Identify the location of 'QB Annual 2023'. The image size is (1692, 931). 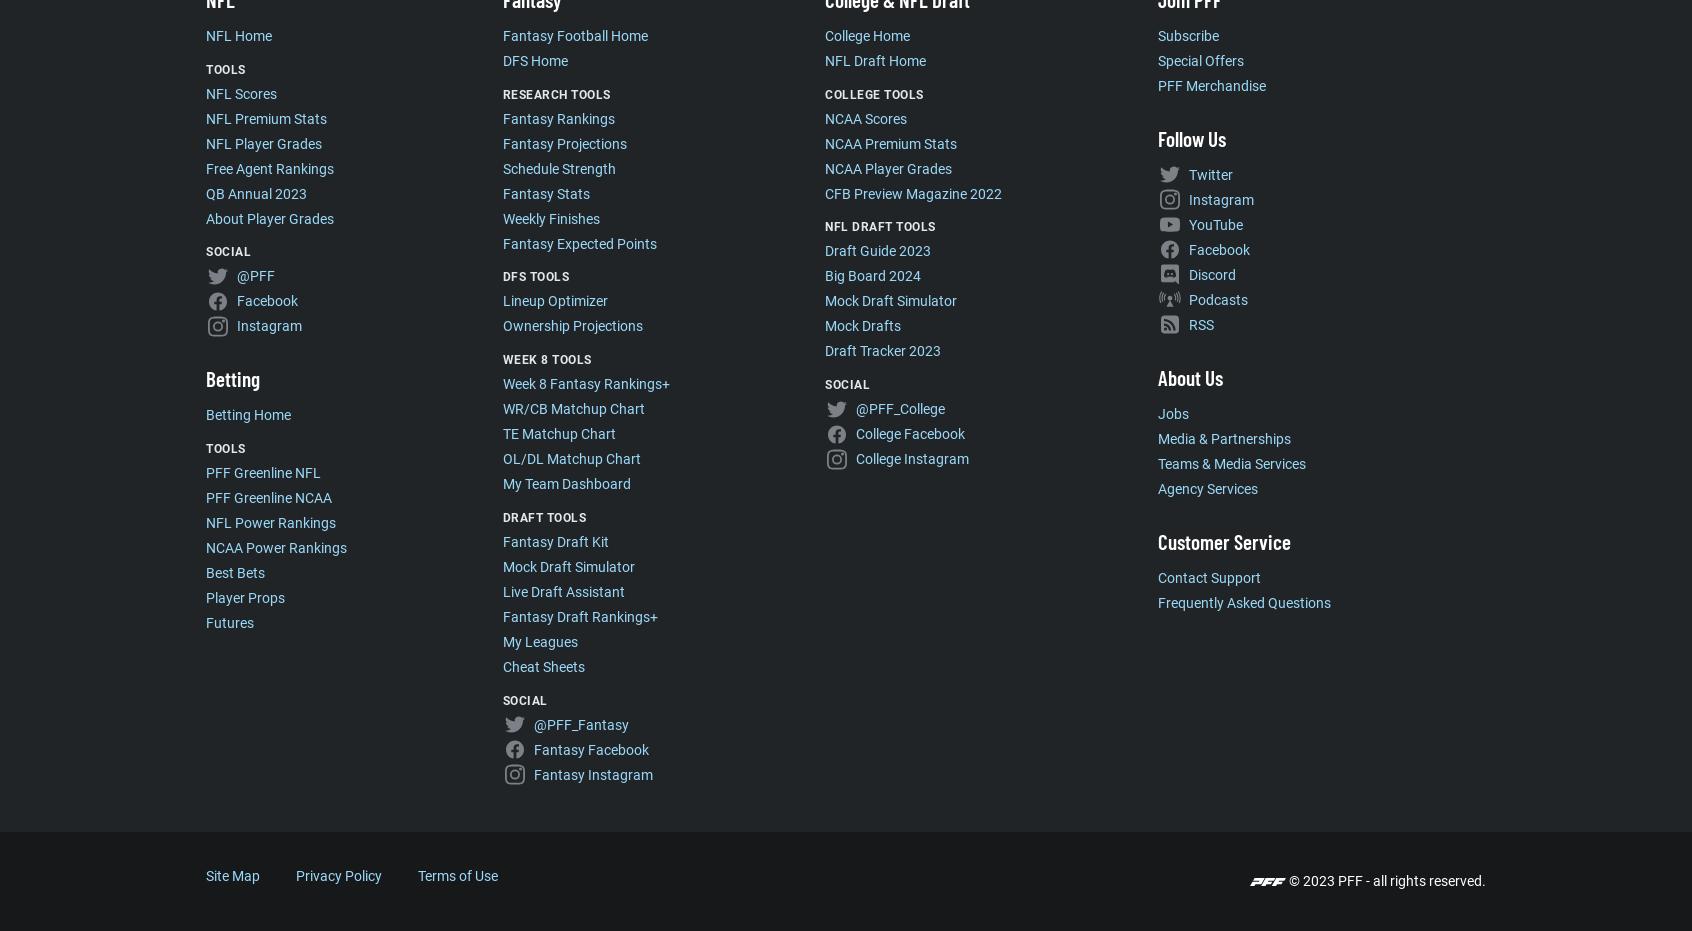
(256, 191).